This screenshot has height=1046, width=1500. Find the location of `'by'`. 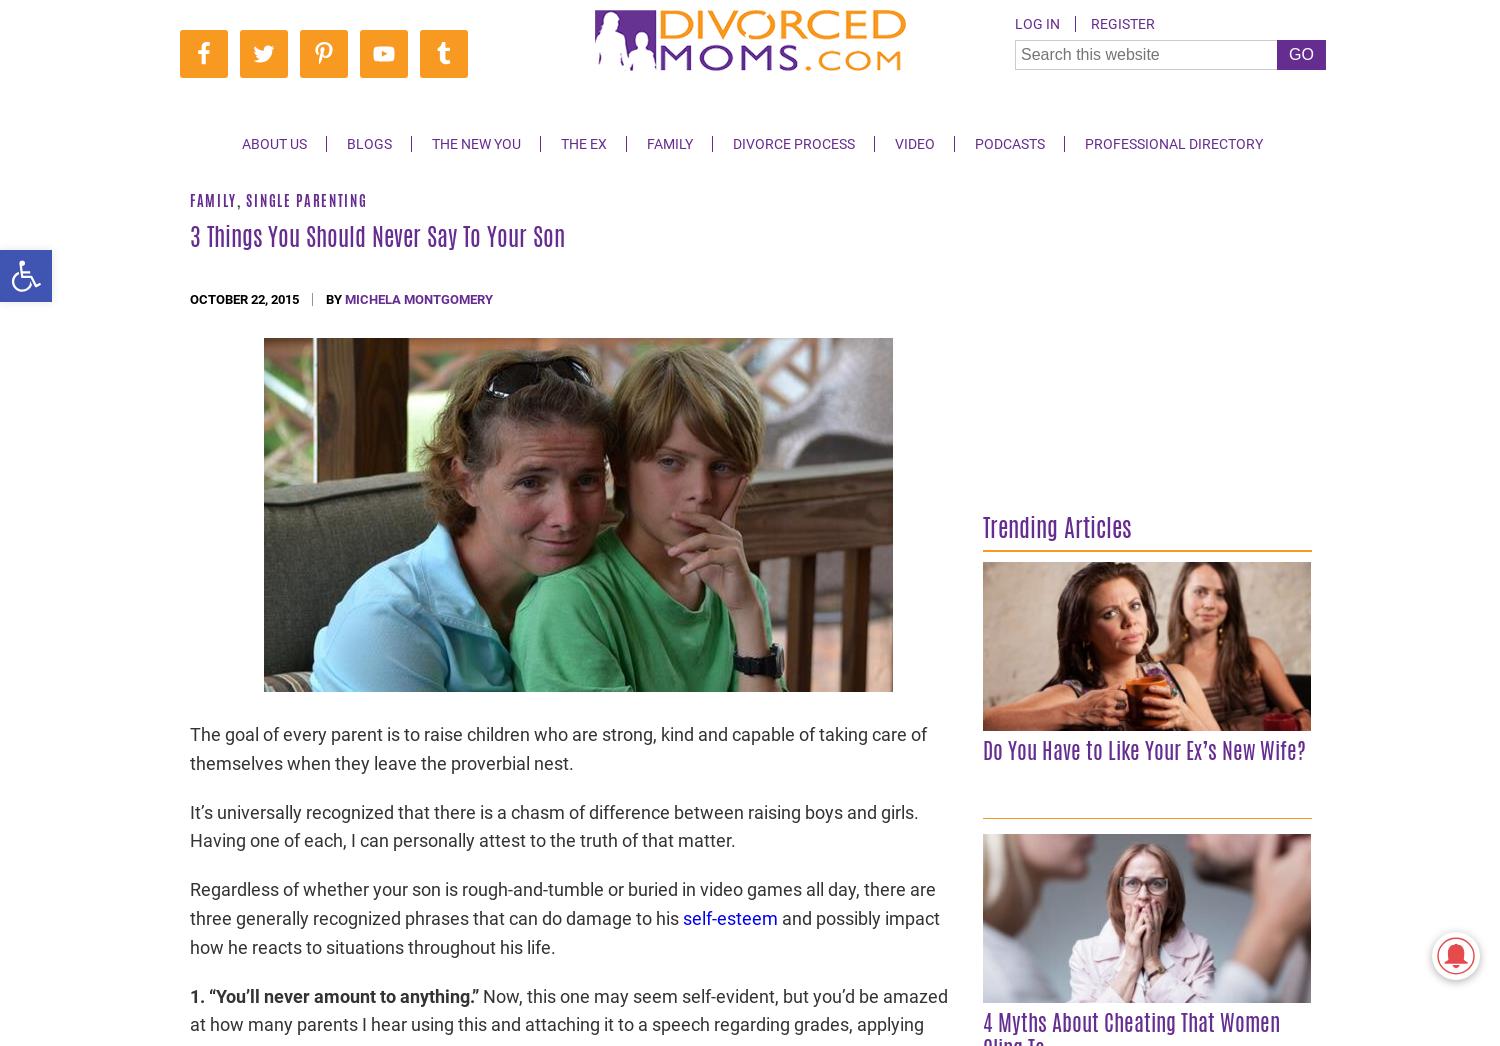

'by' is located at coordinates (334, 298).